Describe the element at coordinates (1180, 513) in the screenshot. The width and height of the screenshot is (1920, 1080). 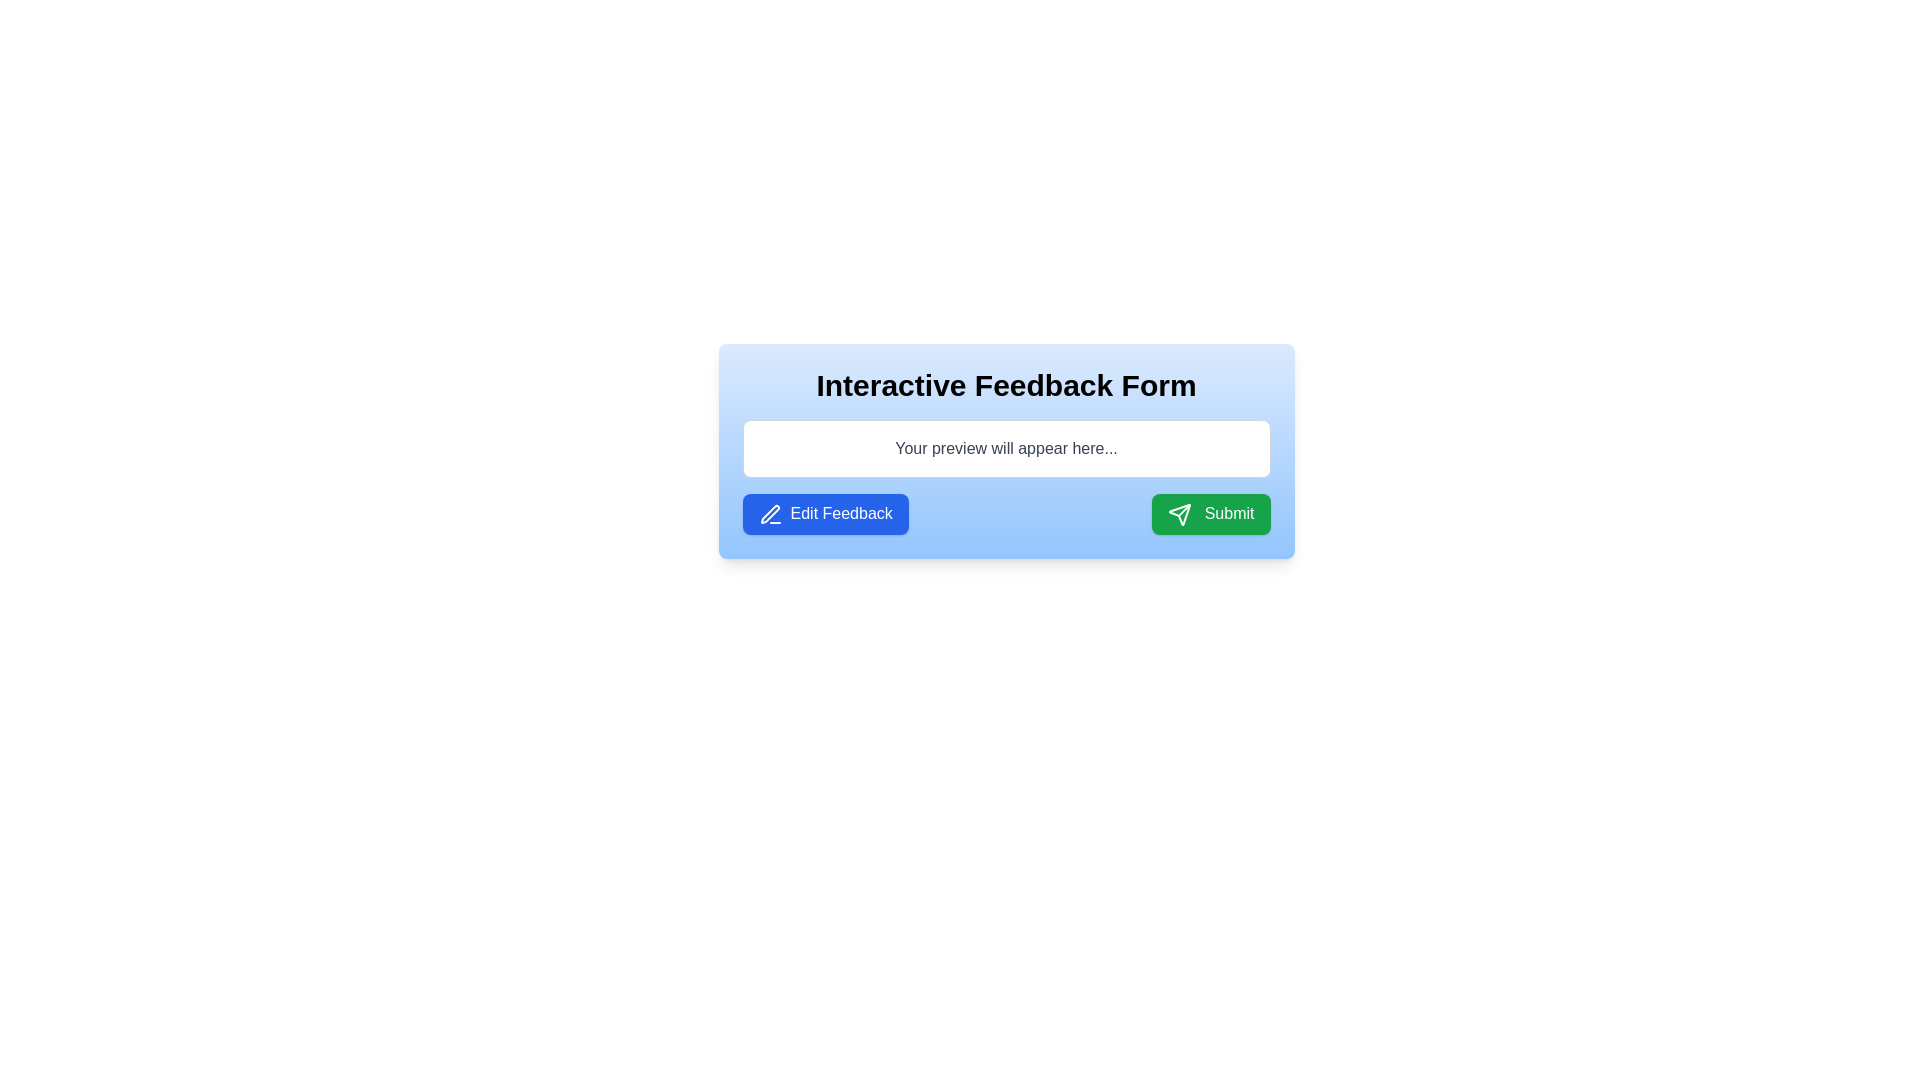
I see `the icon that represents sending or submitting an action, which is the leftmost element of the green 'Submit' button located on the right side of the bottom section of the form interface` at that location.